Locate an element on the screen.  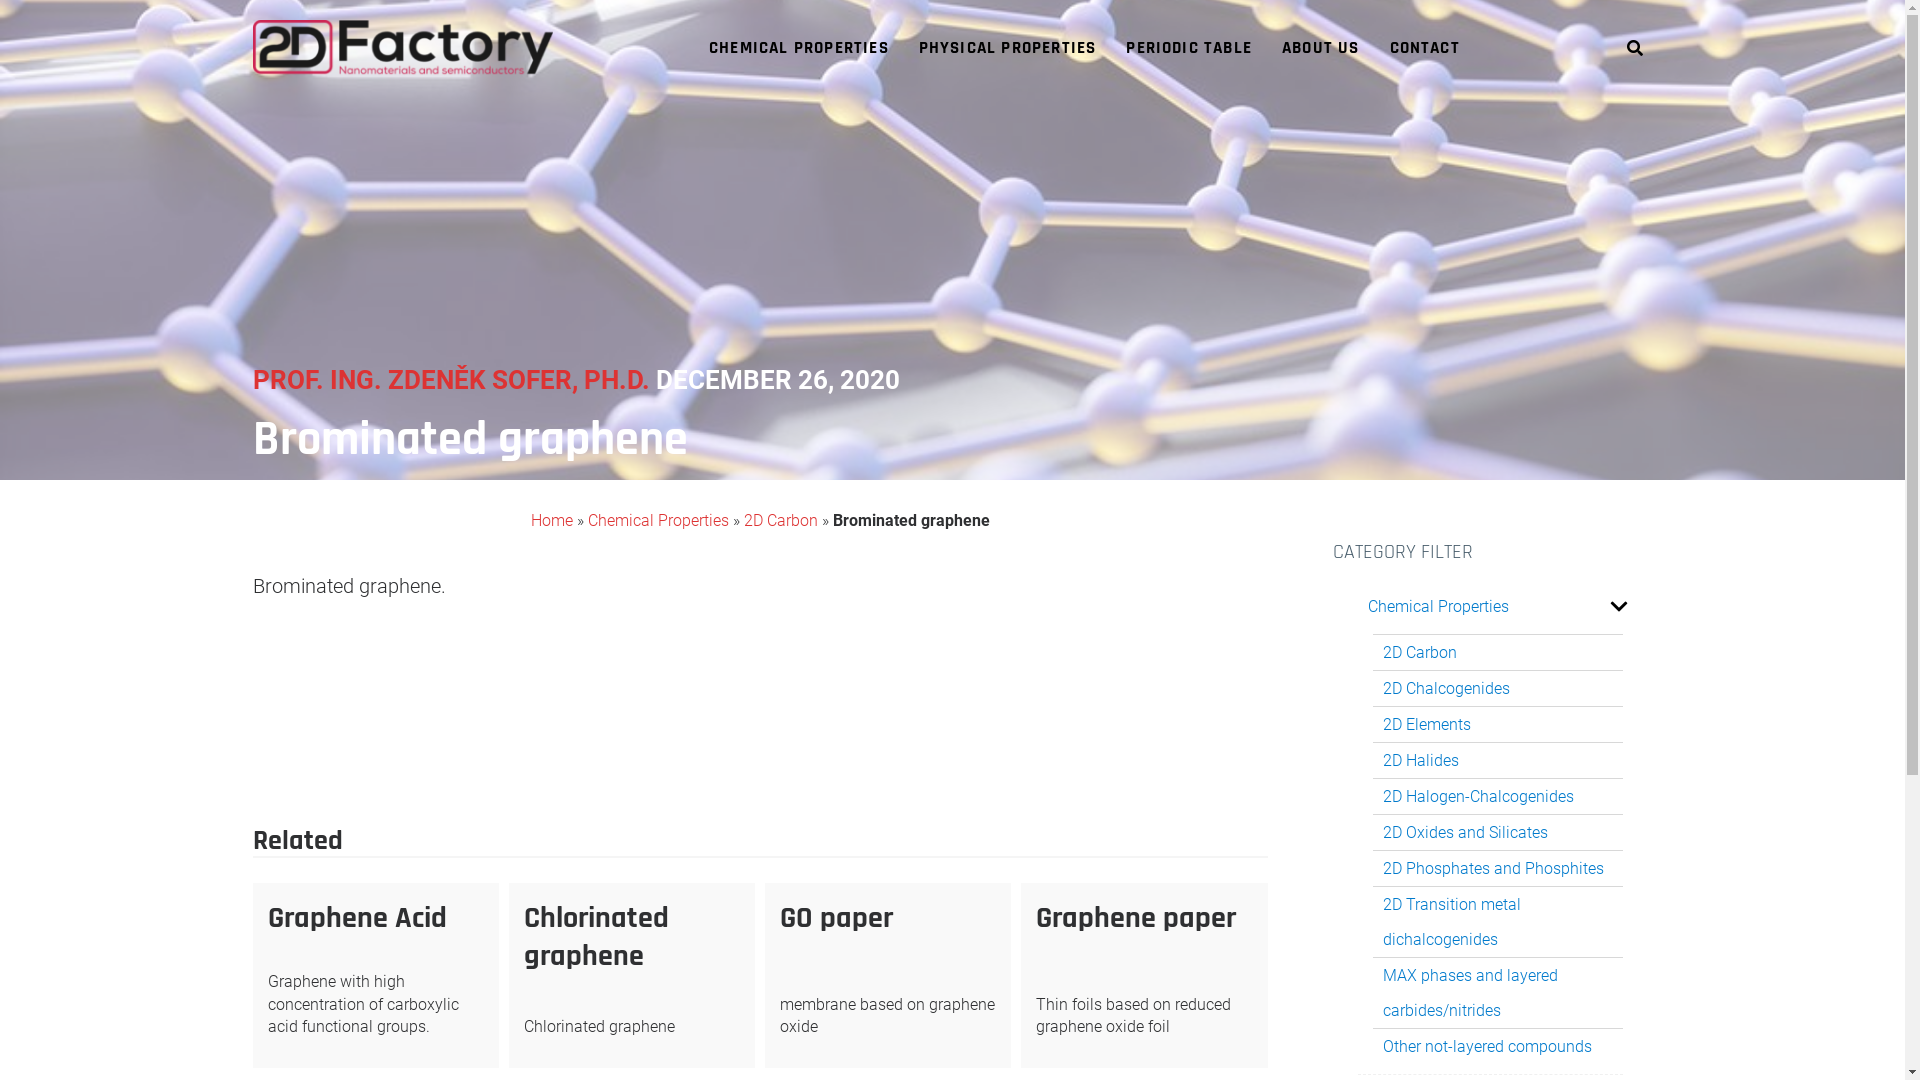
'2D Oxides and Silicates' is located at coordinates (1464, 832).